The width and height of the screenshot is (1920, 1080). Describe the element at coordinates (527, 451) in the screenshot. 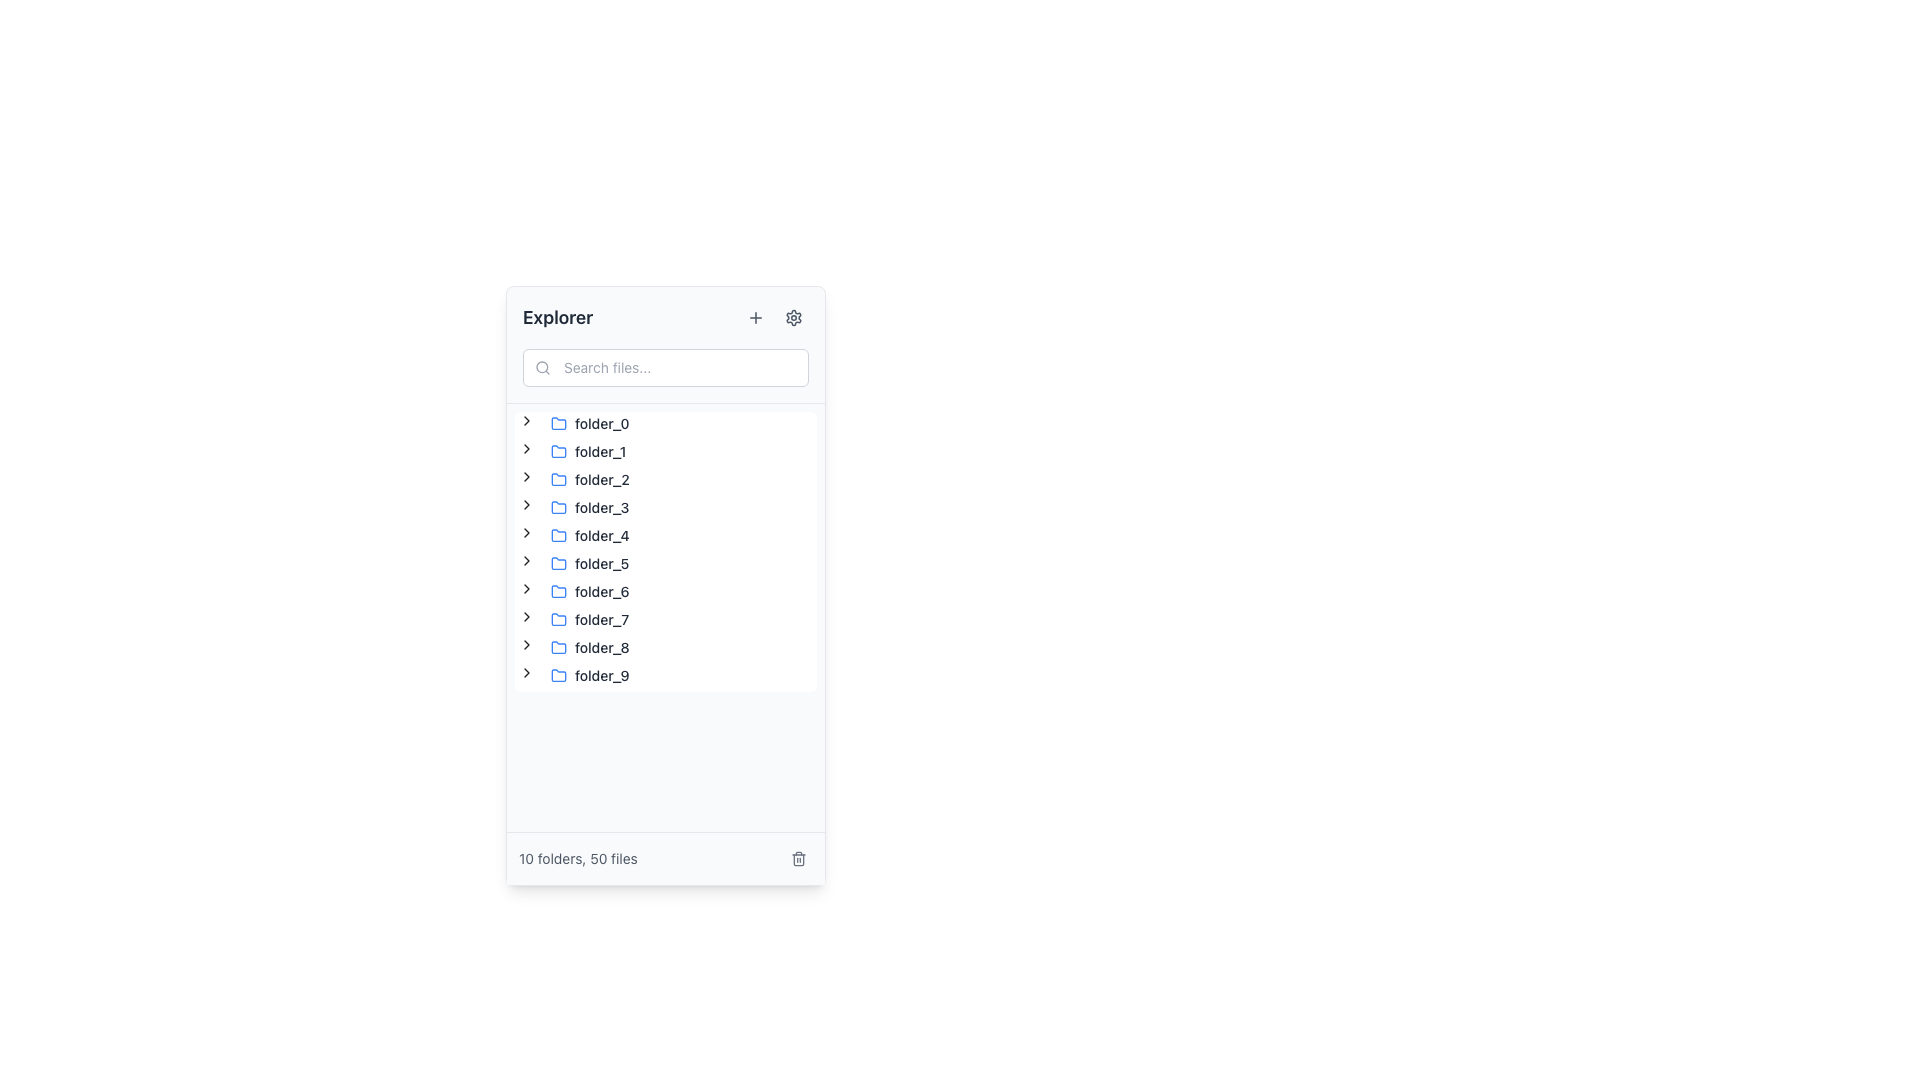

I see `the small triangular toggle button oriented to the right, located next to the text 'folder_1'` at that location.